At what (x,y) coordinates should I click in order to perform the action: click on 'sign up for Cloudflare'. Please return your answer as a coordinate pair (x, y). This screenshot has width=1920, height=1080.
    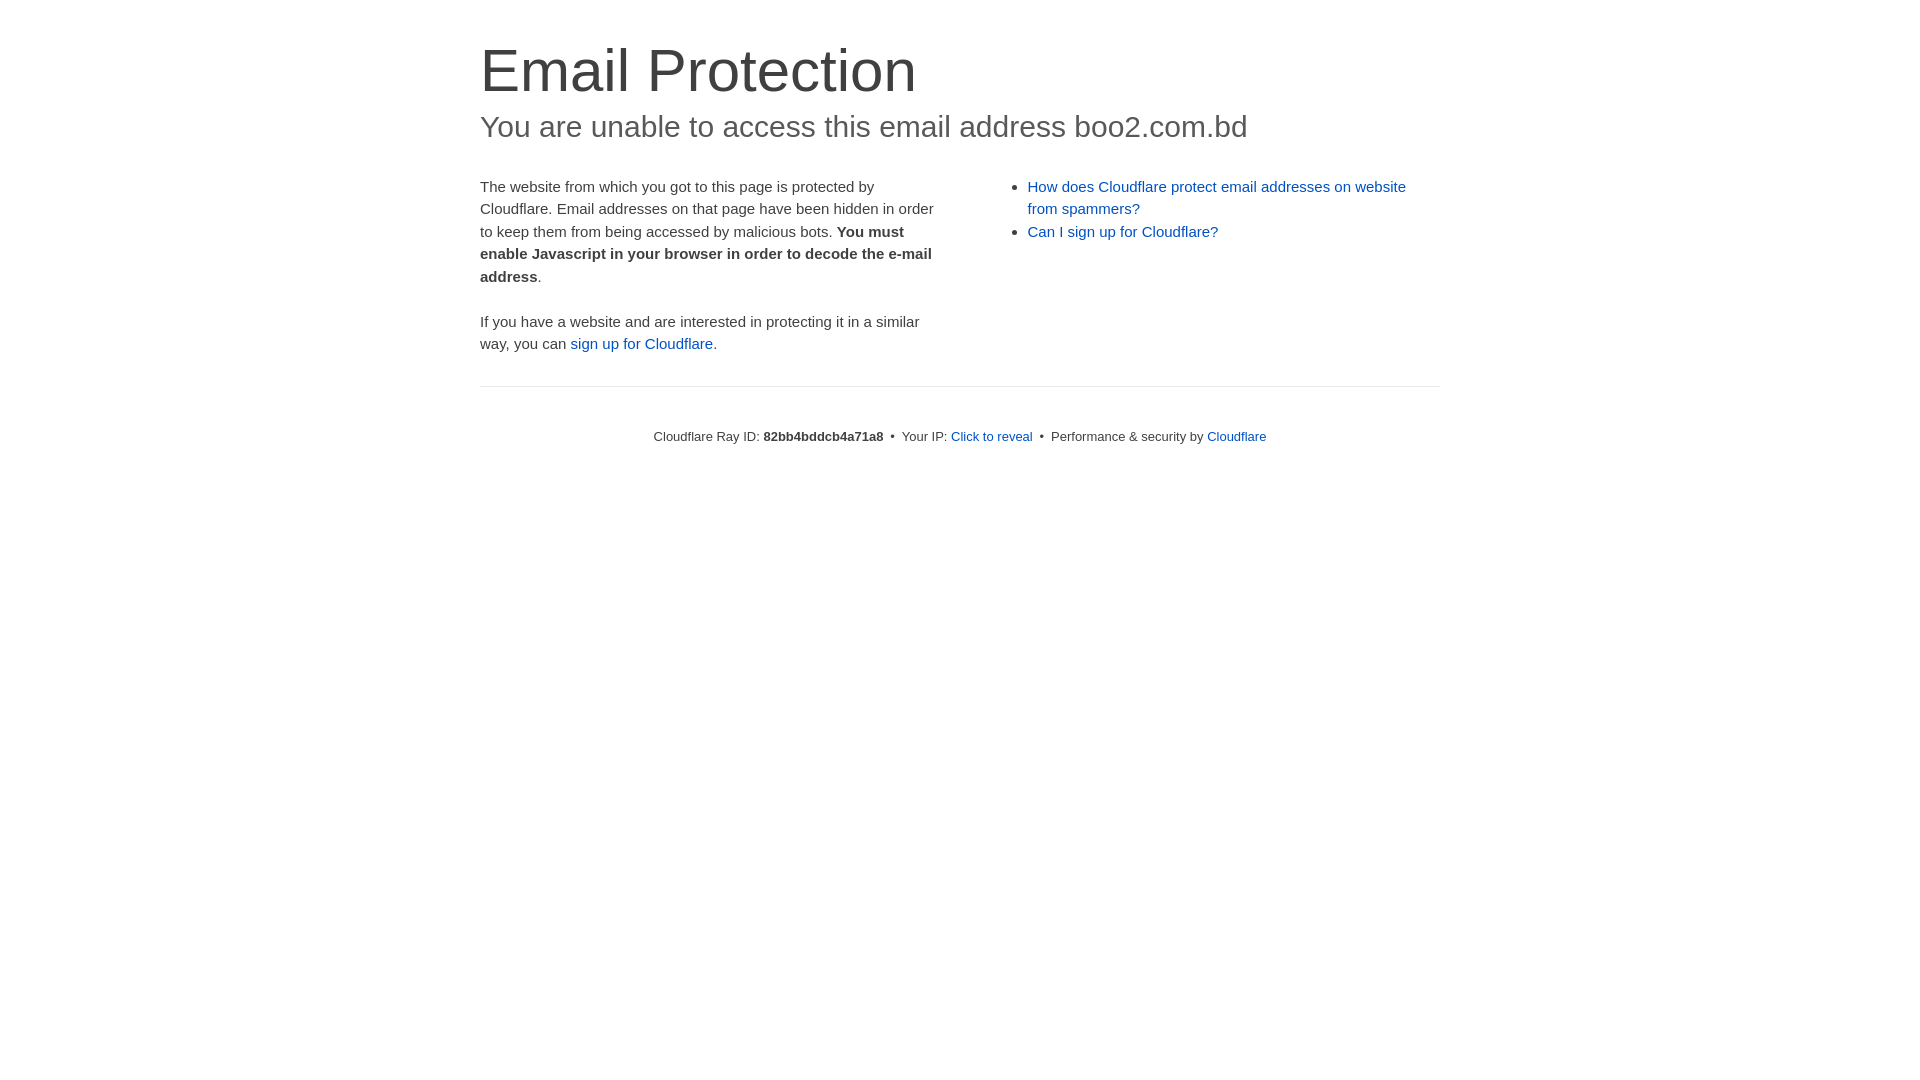
    Looking at the image, I should click on (642, 342).